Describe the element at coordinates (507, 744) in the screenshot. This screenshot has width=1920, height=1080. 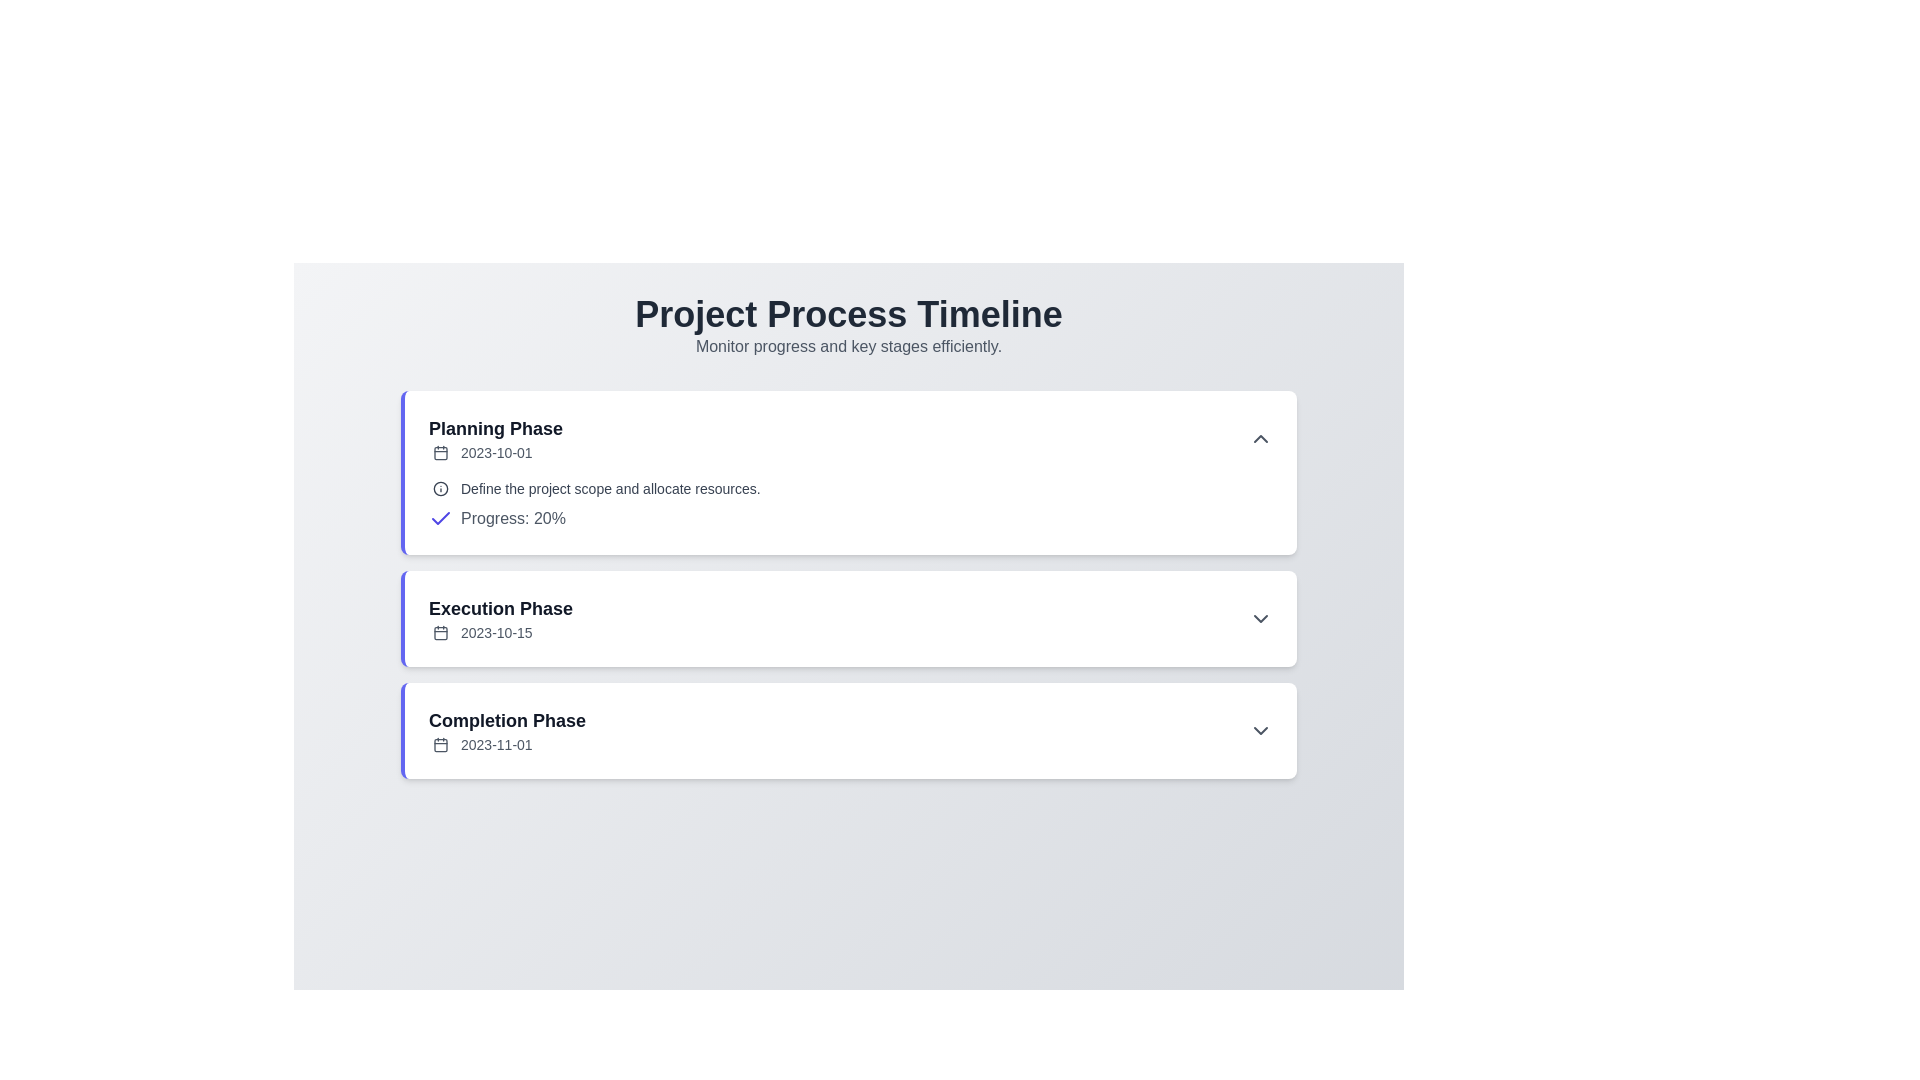
I see `date text displayed in gray font below the 'Completion Phase' title, which is accompanied by a modern calendar icon` at that location.